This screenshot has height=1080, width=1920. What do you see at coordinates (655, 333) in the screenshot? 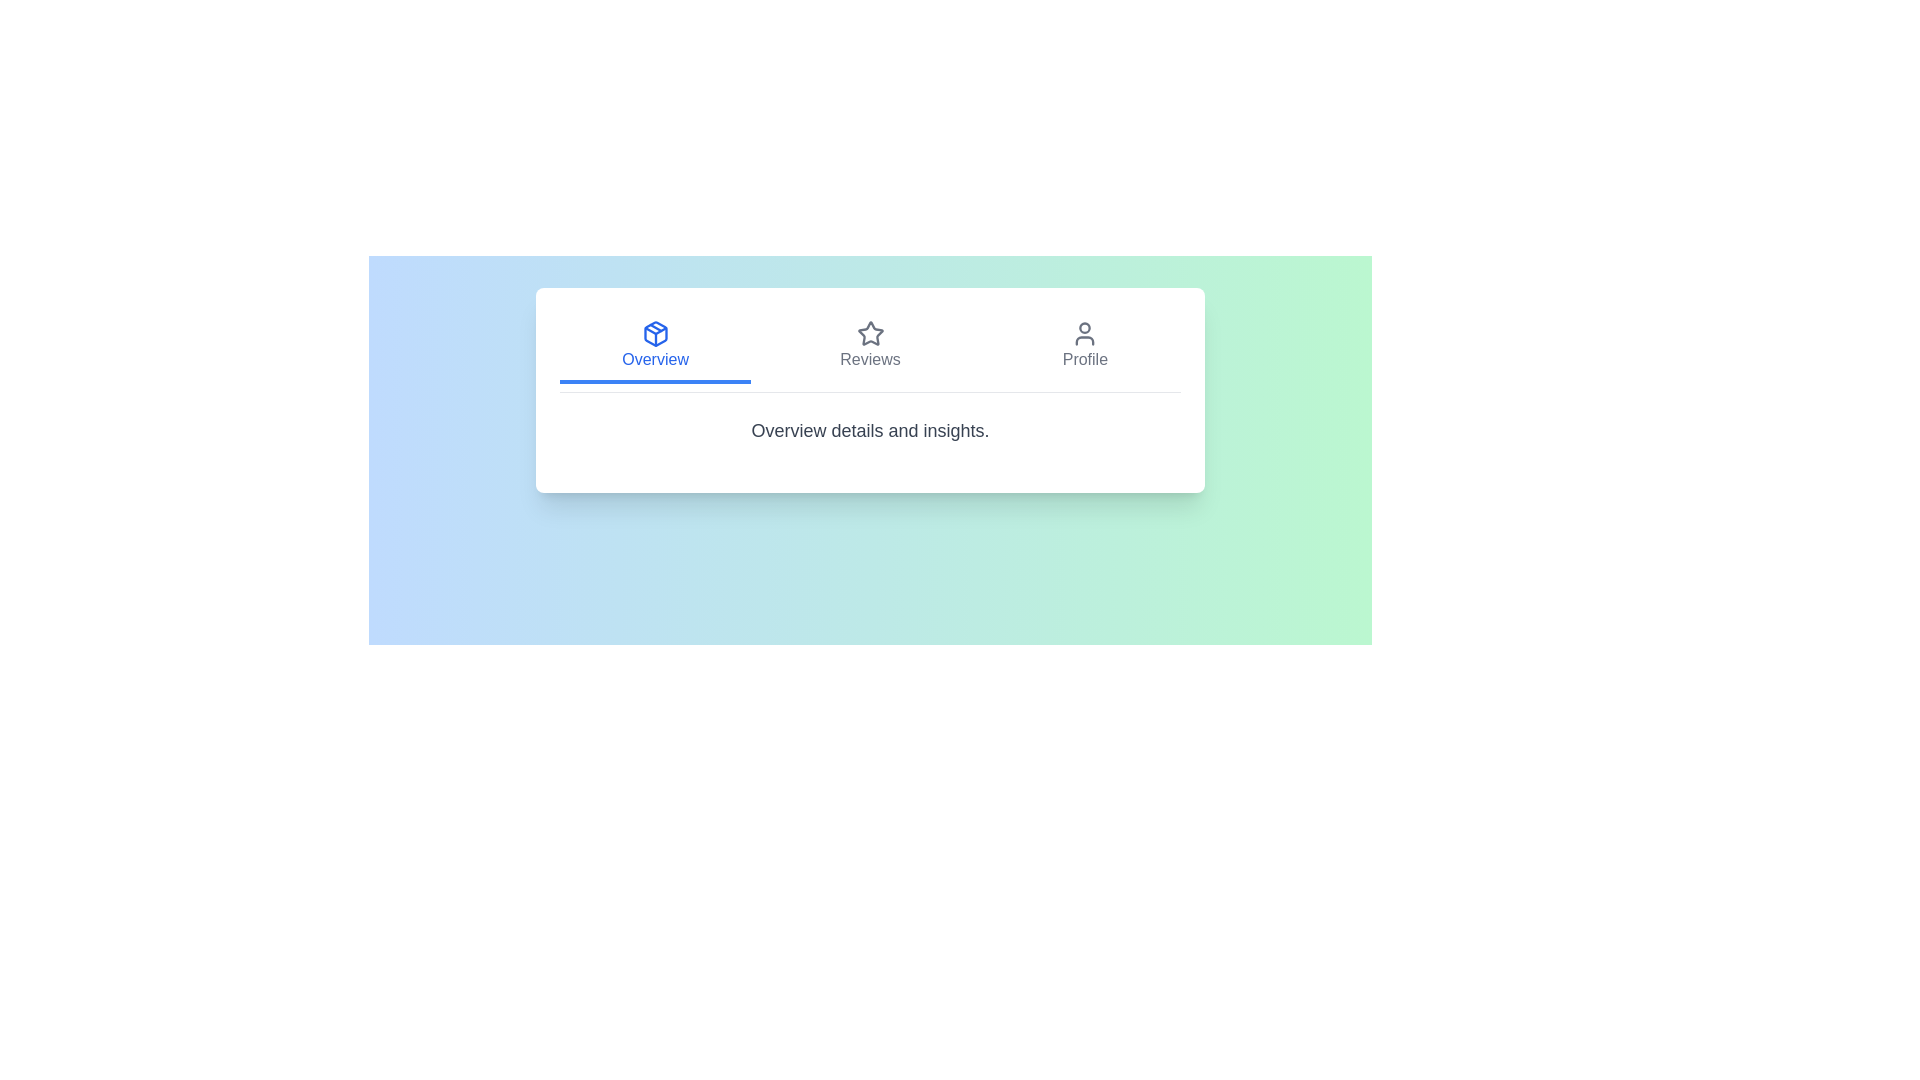
I see `the icon associated with the Overview tab` at bounding box center [655, 333].